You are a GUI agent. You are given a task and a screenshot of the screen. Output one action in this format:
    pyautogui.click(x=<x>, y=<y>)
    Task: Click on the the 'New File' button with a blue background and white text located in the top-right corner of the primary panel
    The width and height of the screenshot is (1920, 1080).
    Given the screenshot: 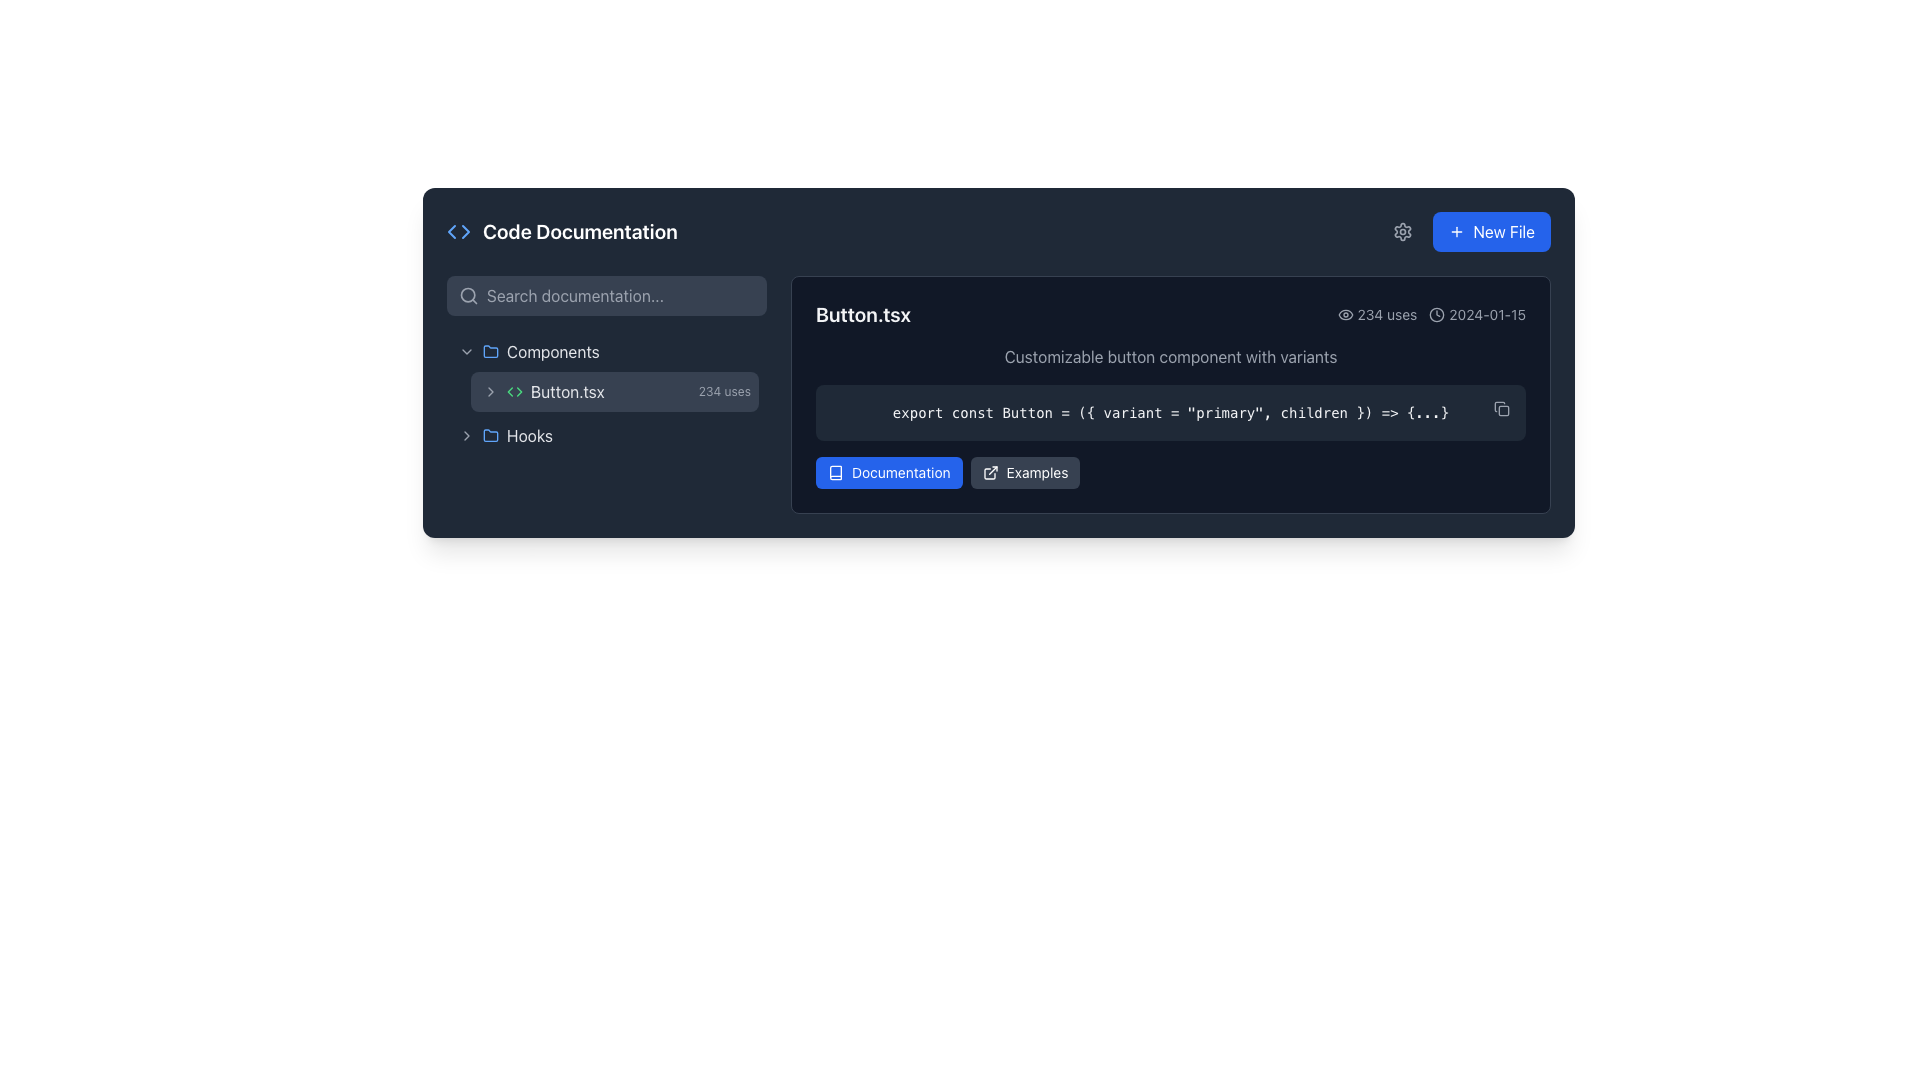 What is the action you would take?
    pyautogui.click(x=1492, y=230)
    